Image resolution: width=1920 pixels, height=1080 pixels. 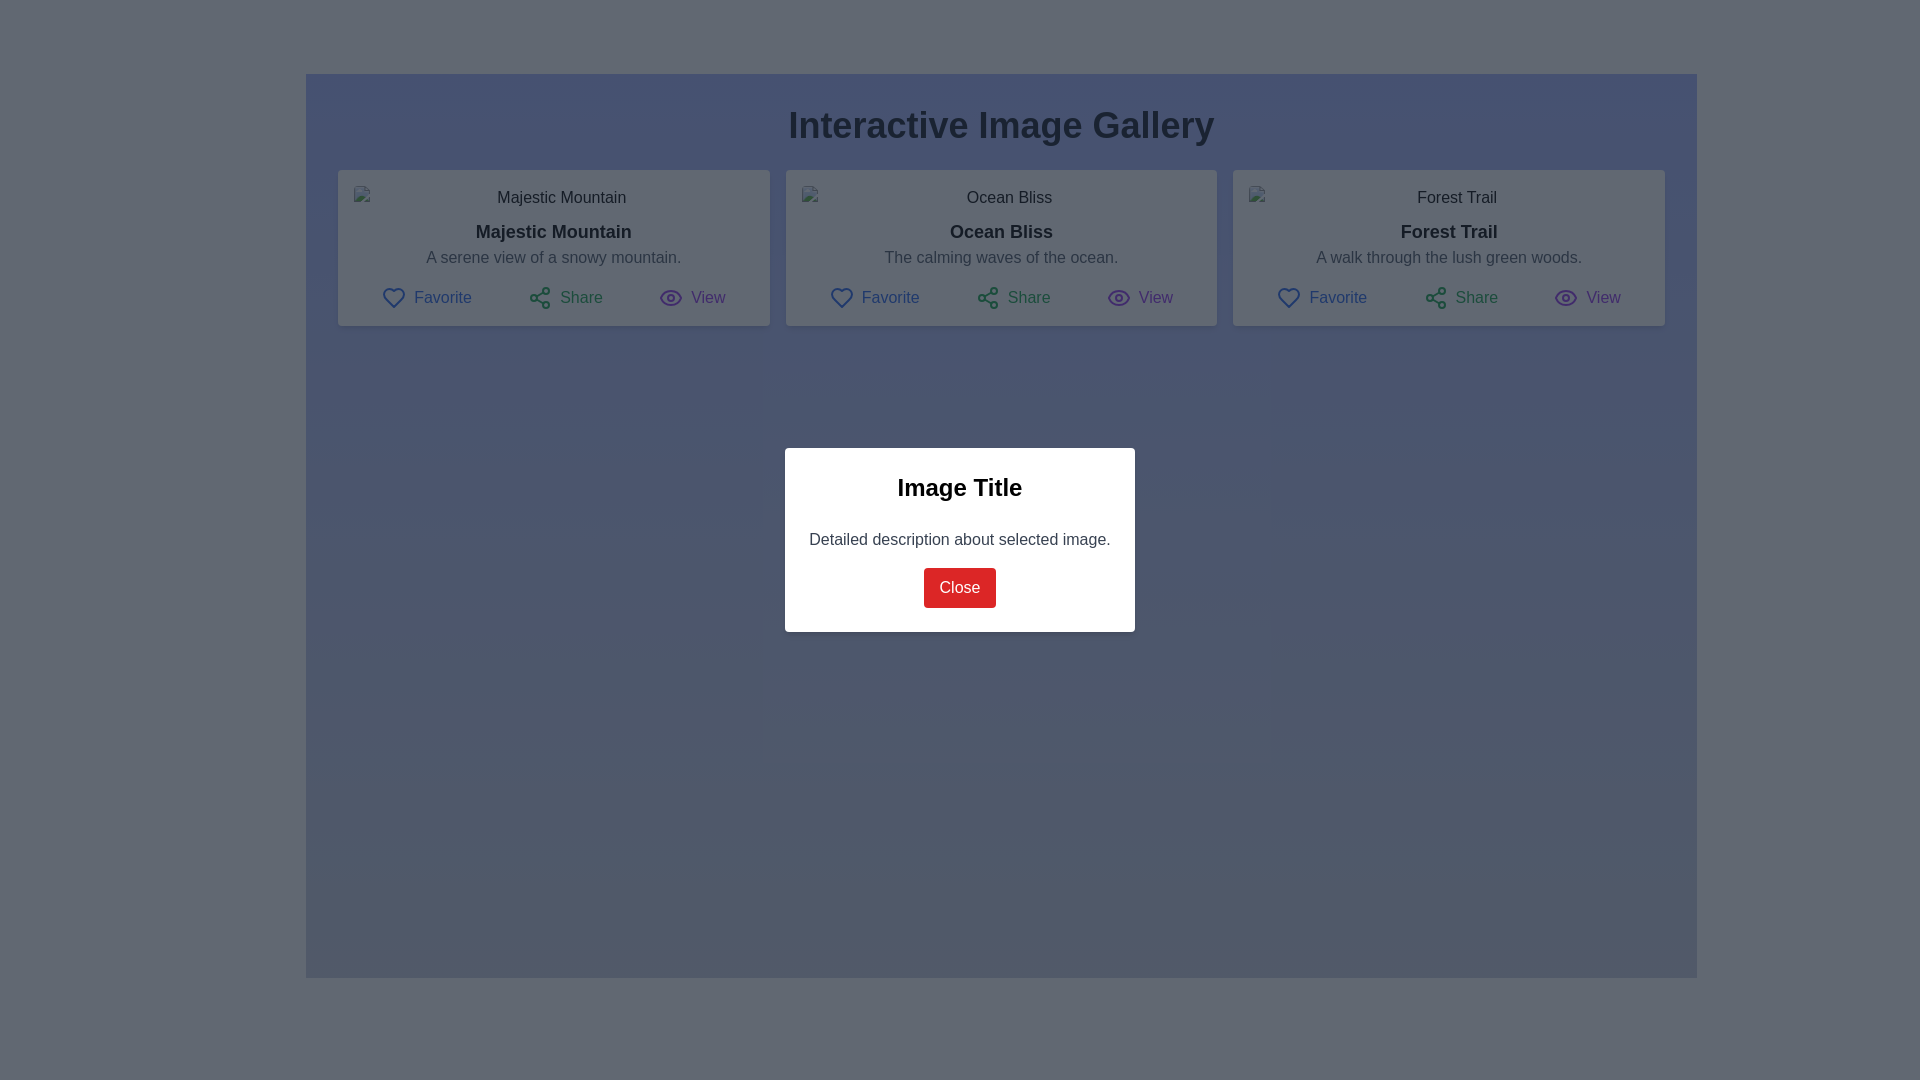 What do you see at coordinates (553, 197) in the screenshot?
I see `'Majestic Mountain' image located at the top-left corner of the first card in the gallery` at bounding box center [553, 197].